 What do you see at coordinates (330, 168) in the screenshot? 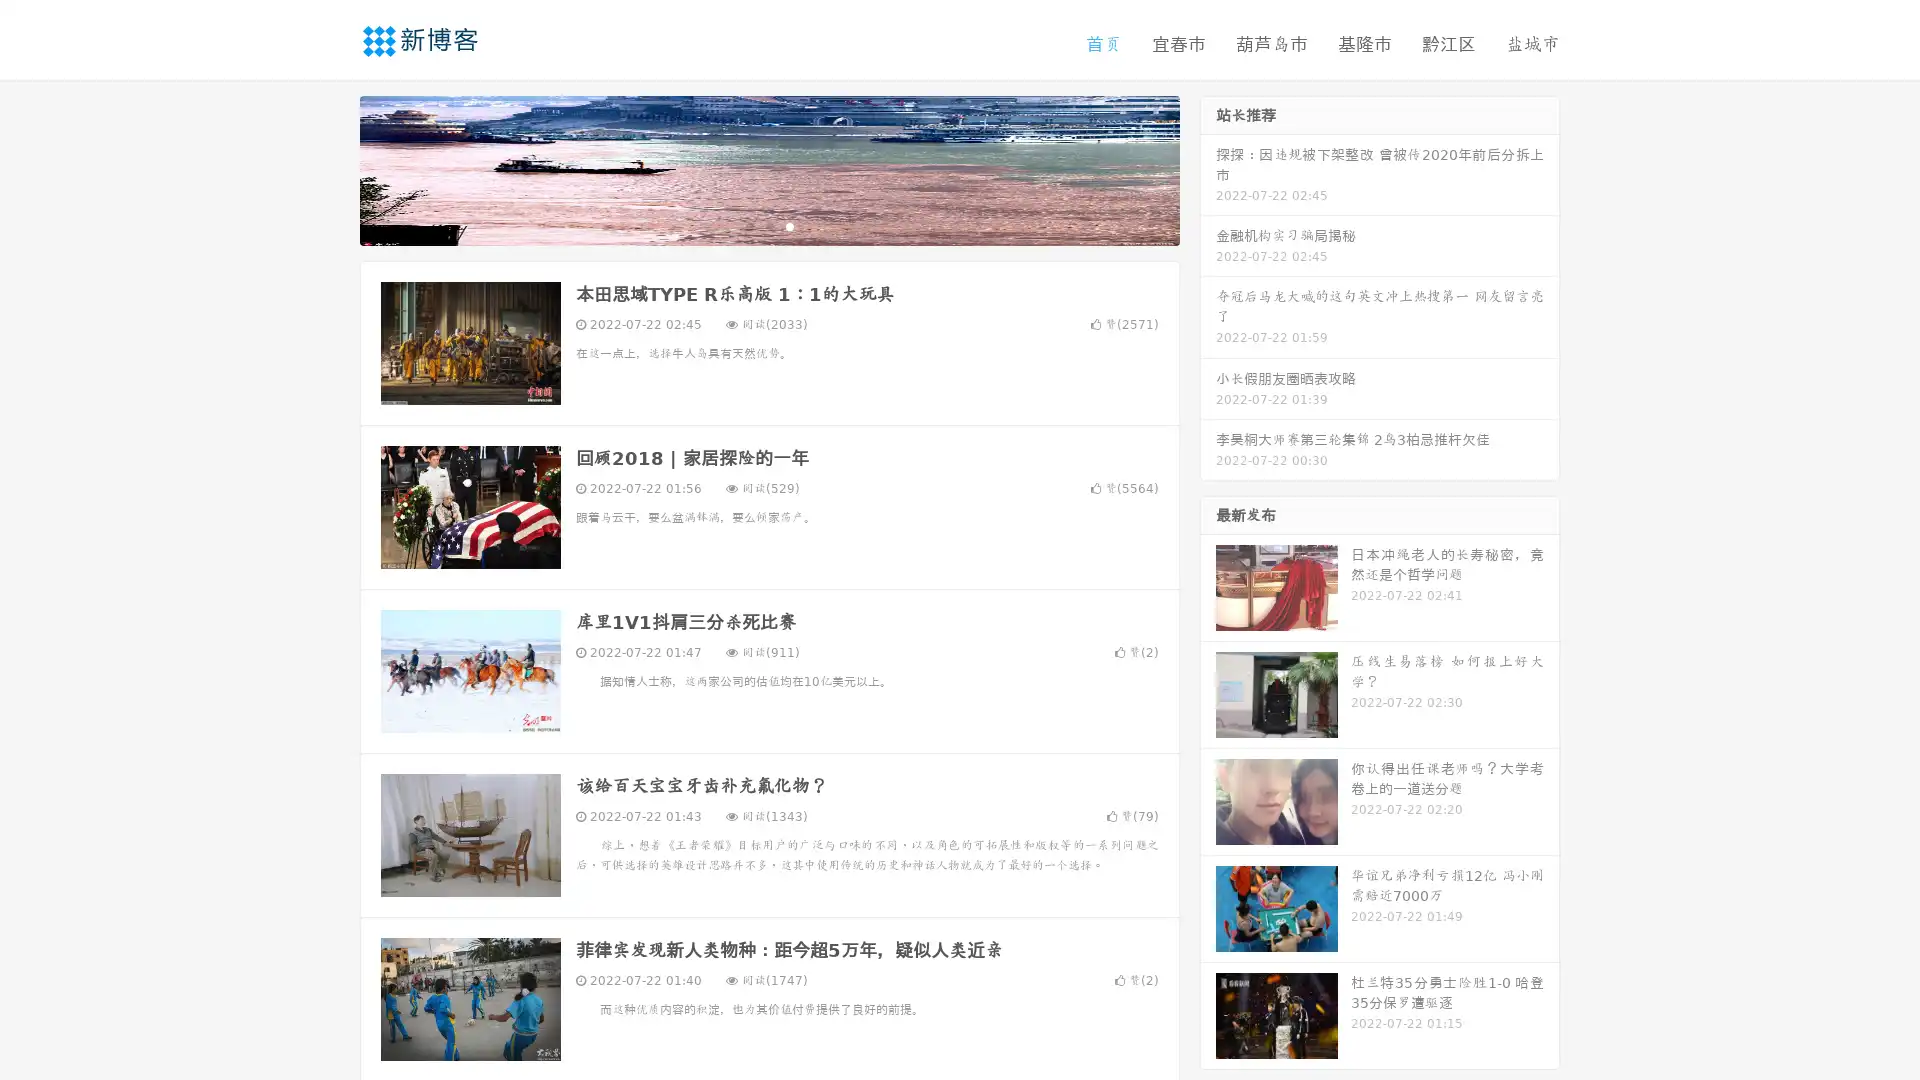
I see `Previous slide` at bounding box center [330, 168].